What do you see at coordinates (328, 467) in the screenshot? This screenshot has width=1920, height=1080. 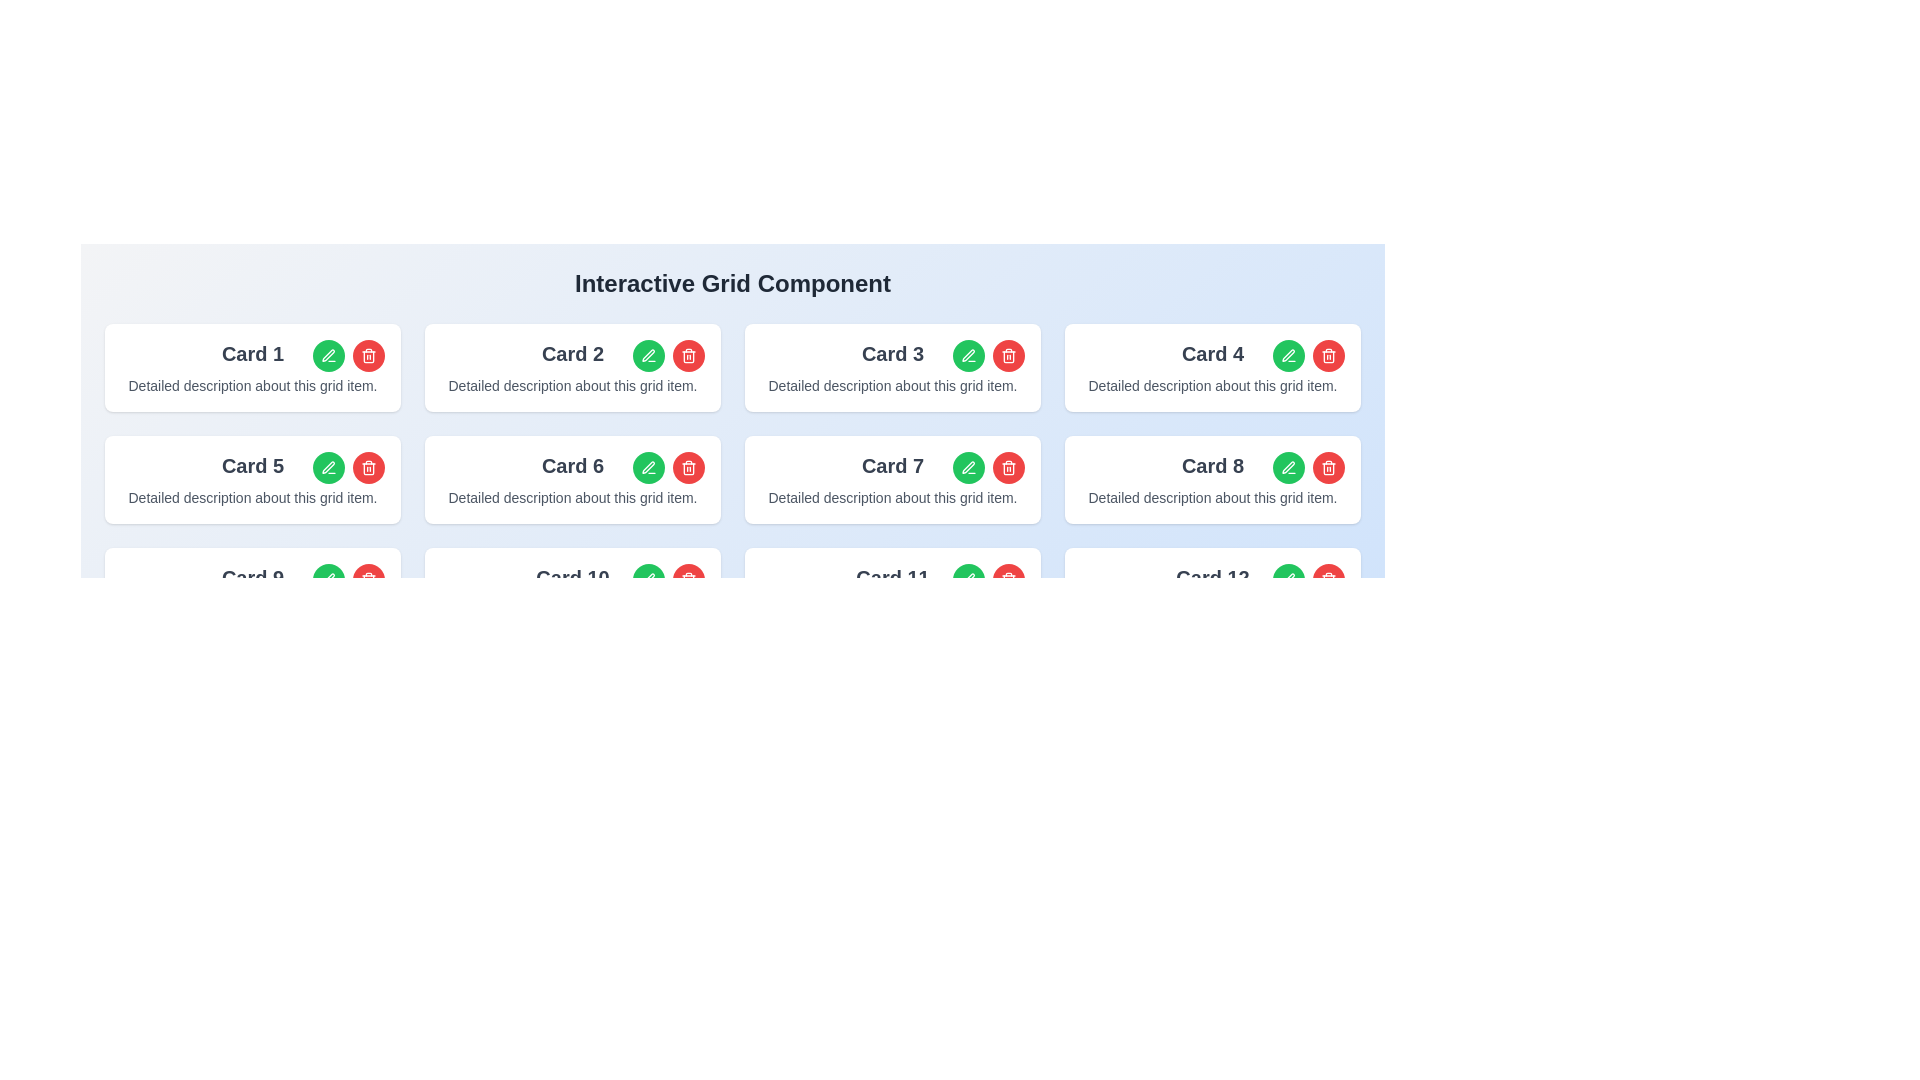 I see `the pen/pencil icon located in the top-right portion of Card 5, identified by its thin line style and proximity to the trash icon` at bounding box center [328, 467].